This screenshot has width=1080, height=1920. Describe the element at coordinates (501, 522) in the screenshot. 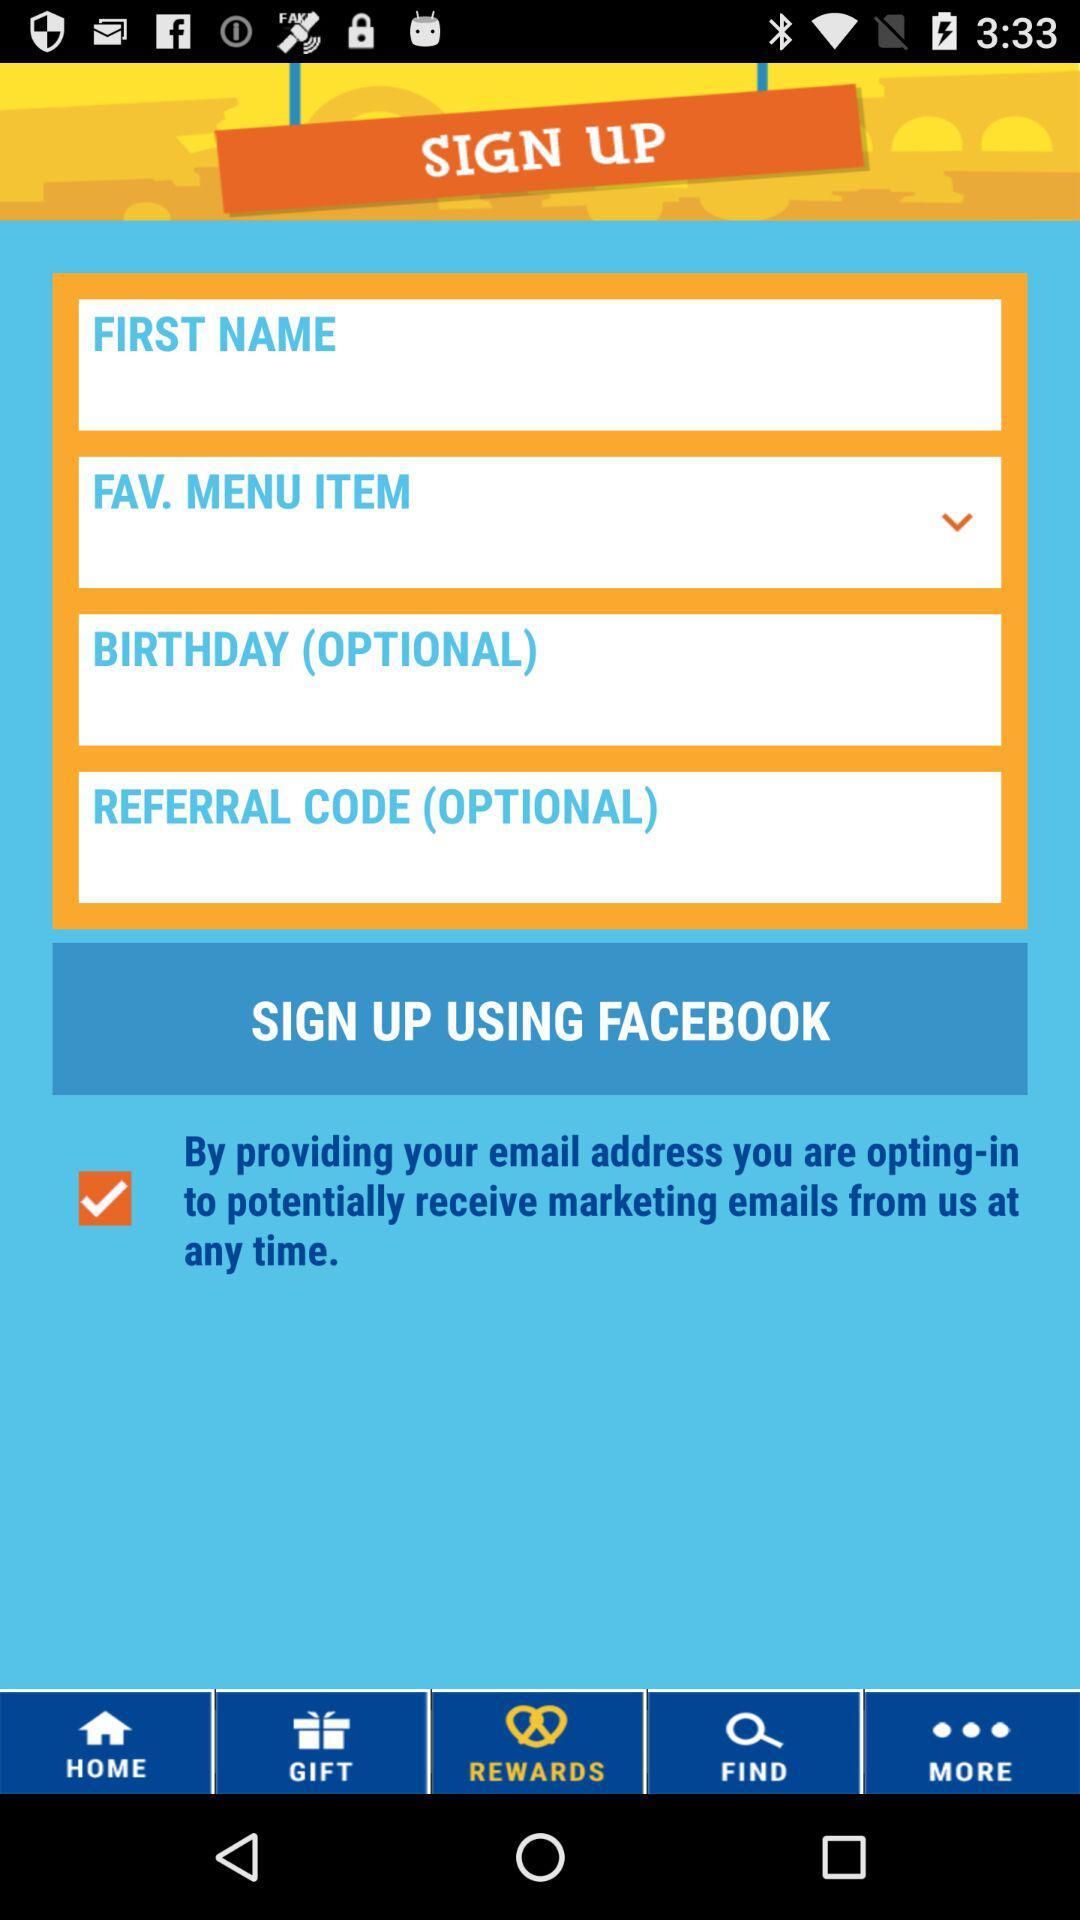

I see `it is a menu icon used to select a favorite dish or anything` at that location.